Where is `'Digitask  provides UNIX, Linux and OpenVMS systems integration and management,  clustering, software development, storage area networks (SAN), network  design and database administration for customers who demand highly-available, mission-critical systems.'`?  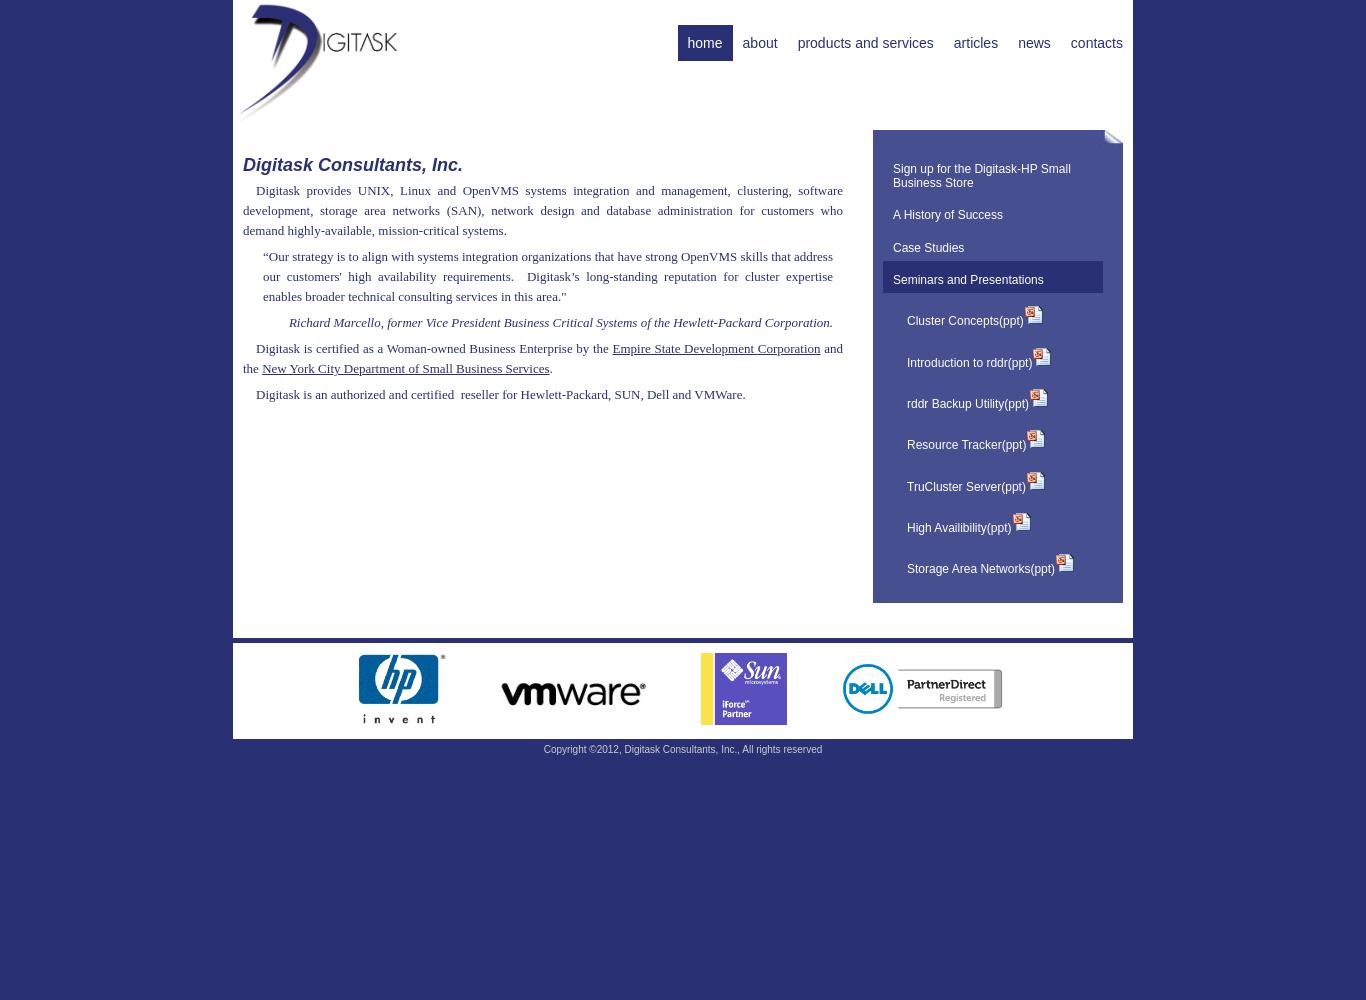
'Digitask  provides UNIX, Linux and OpenVMS systems integration and management,  clustering, software development, storage area networks (SAN), network  design and database administration for customers who demand highly-available, mission-critical systems.' is located at coordinates (542, 208).